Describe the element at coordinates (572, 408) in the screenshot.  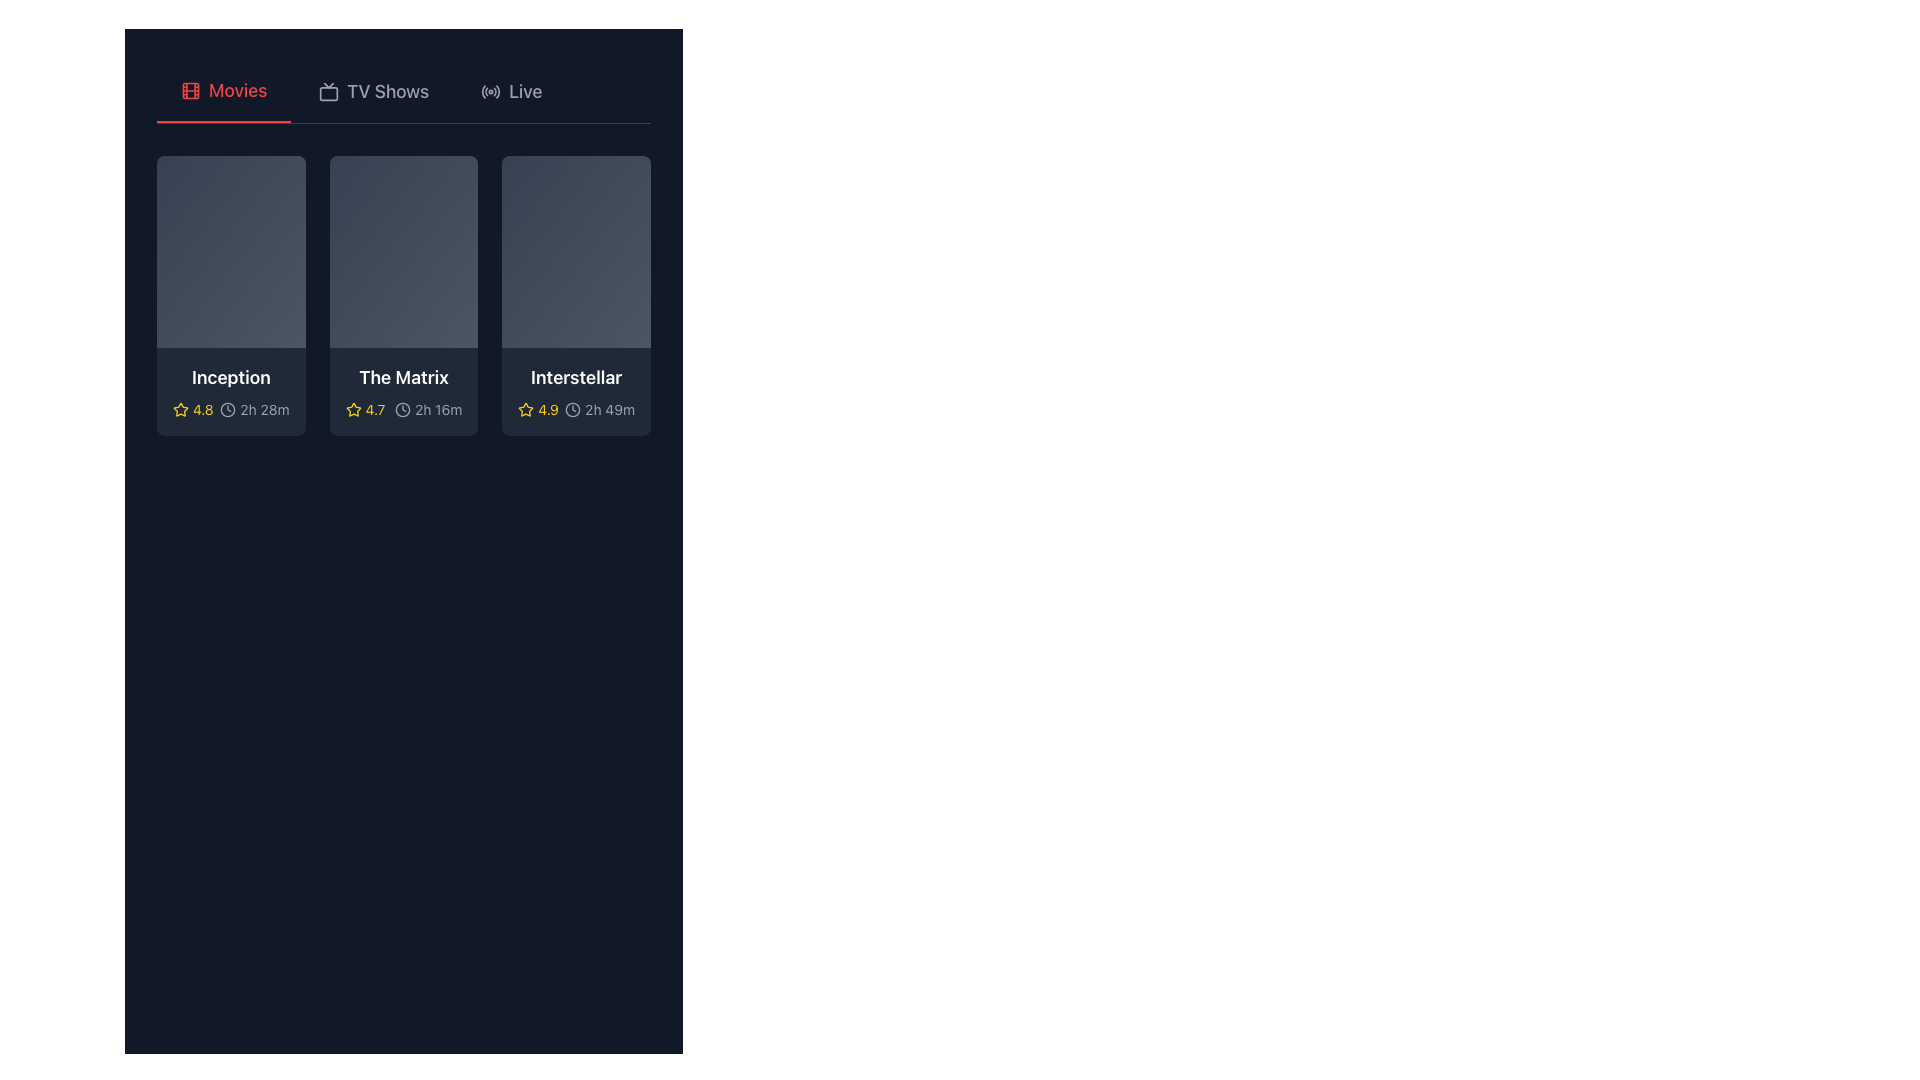
I see `the clock-like icon representing the duration of the movie 'Interstellar', located to the left of the text '2h 49m' and following the rating icon '4.9'` at that location.